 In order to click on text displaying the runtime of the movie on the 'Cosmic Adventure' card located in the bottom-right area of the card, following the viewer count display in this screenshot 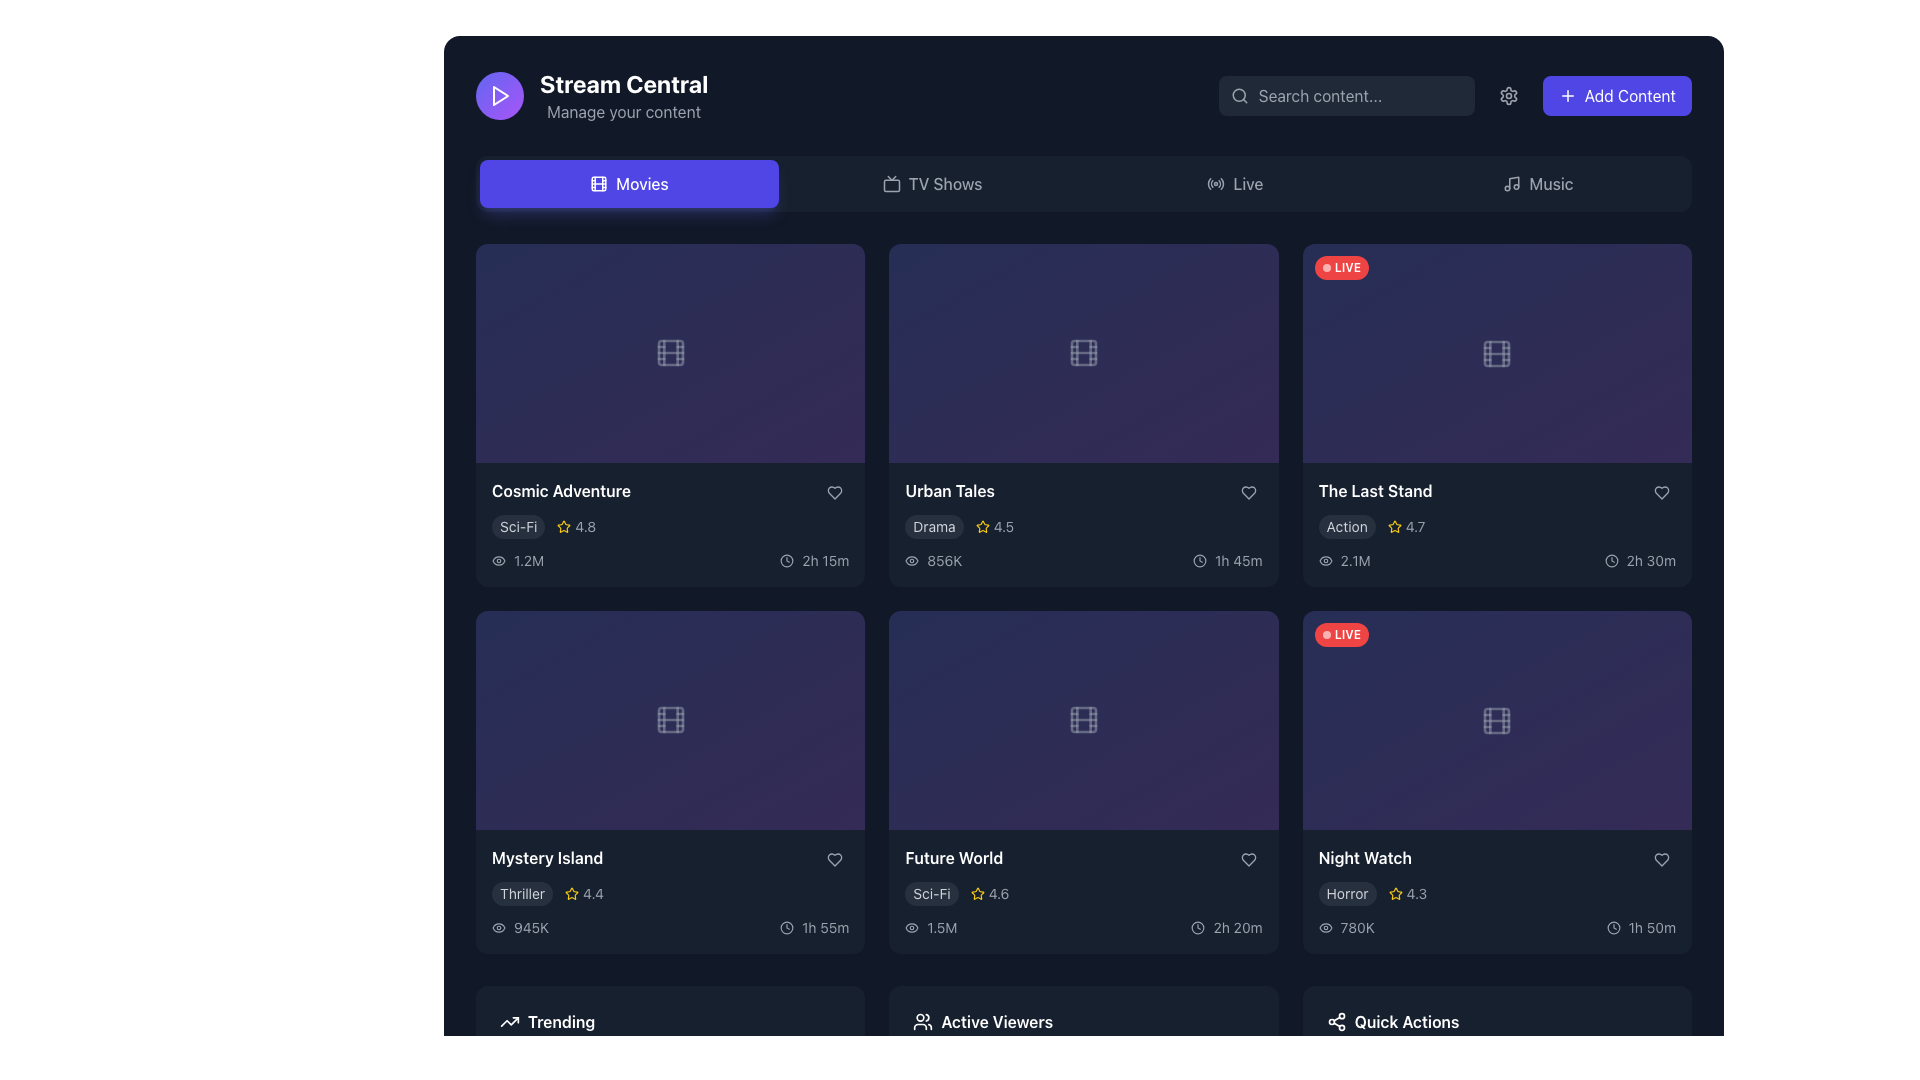, I will do `click(814, 560)`.